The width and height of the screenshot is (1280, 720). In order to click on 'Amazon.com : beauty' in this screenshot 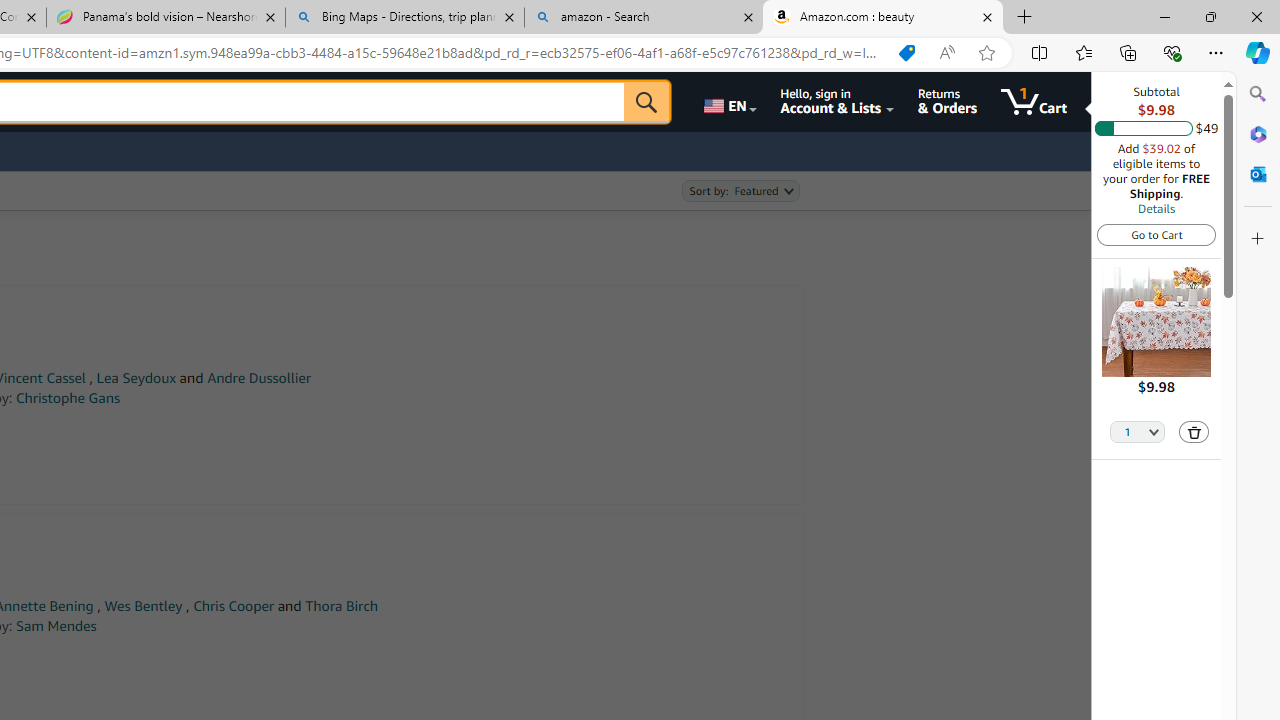, I will do `click(882, 17)`.